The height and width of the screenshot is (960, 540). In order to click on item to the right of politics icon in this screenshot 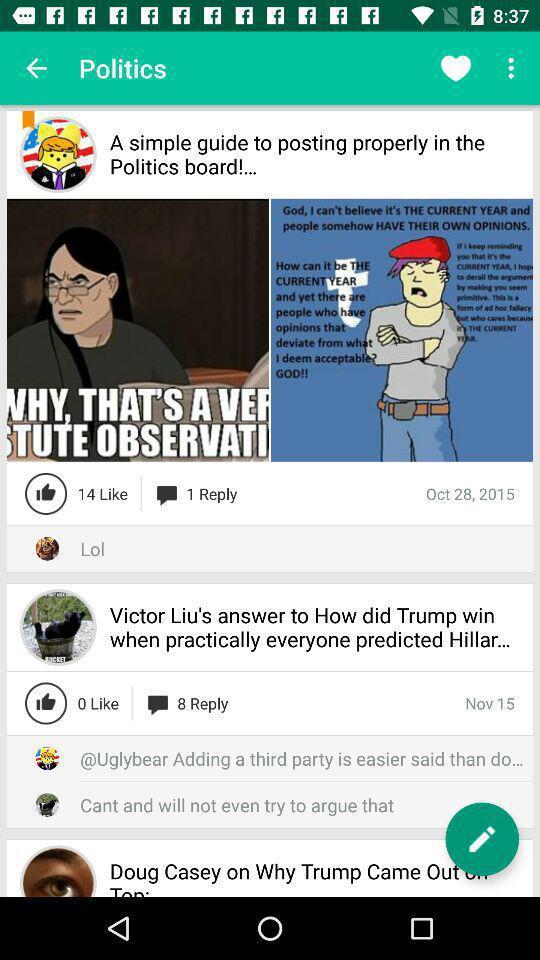, I will do `click(455, 68)`.